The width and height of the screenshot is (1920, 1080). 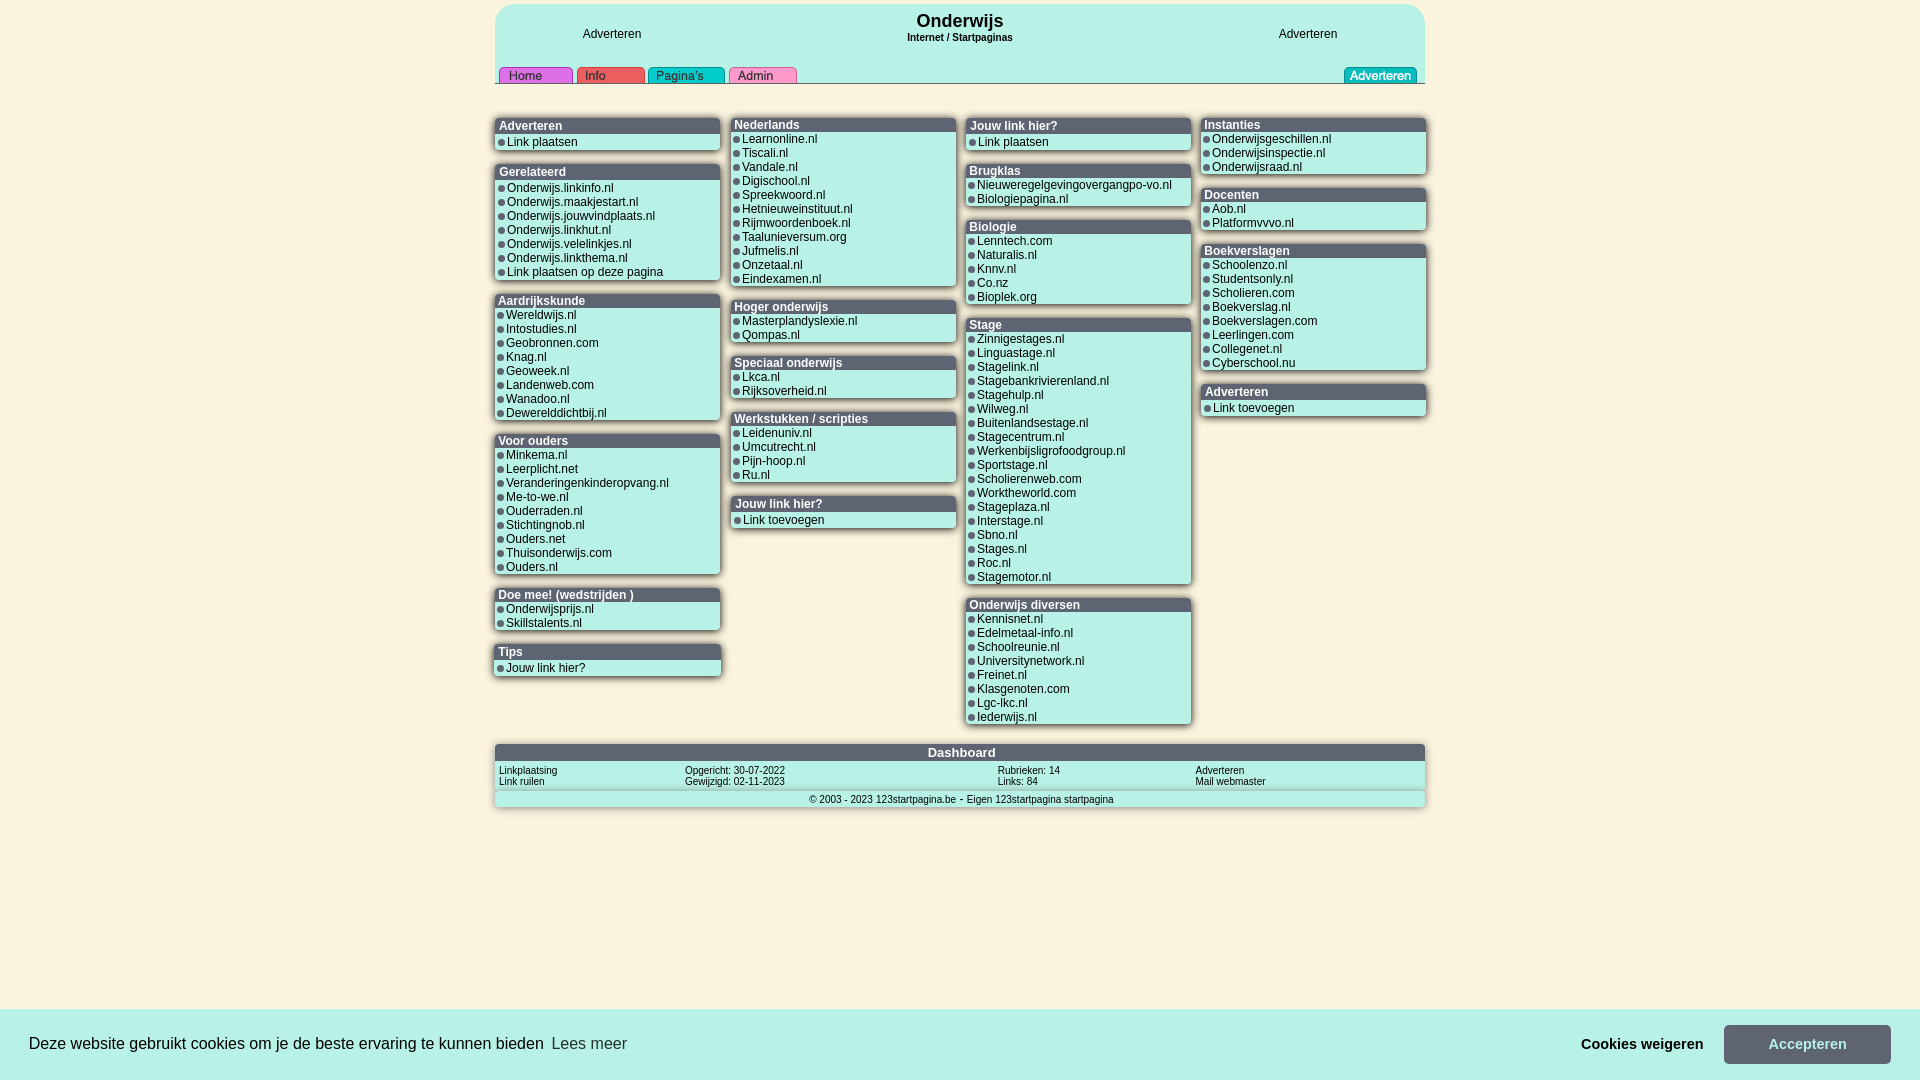 What do you see at coordinates (505, 455) in the screenshot?
I see `'Minkema.nl'` at bounding box center [505, 455].